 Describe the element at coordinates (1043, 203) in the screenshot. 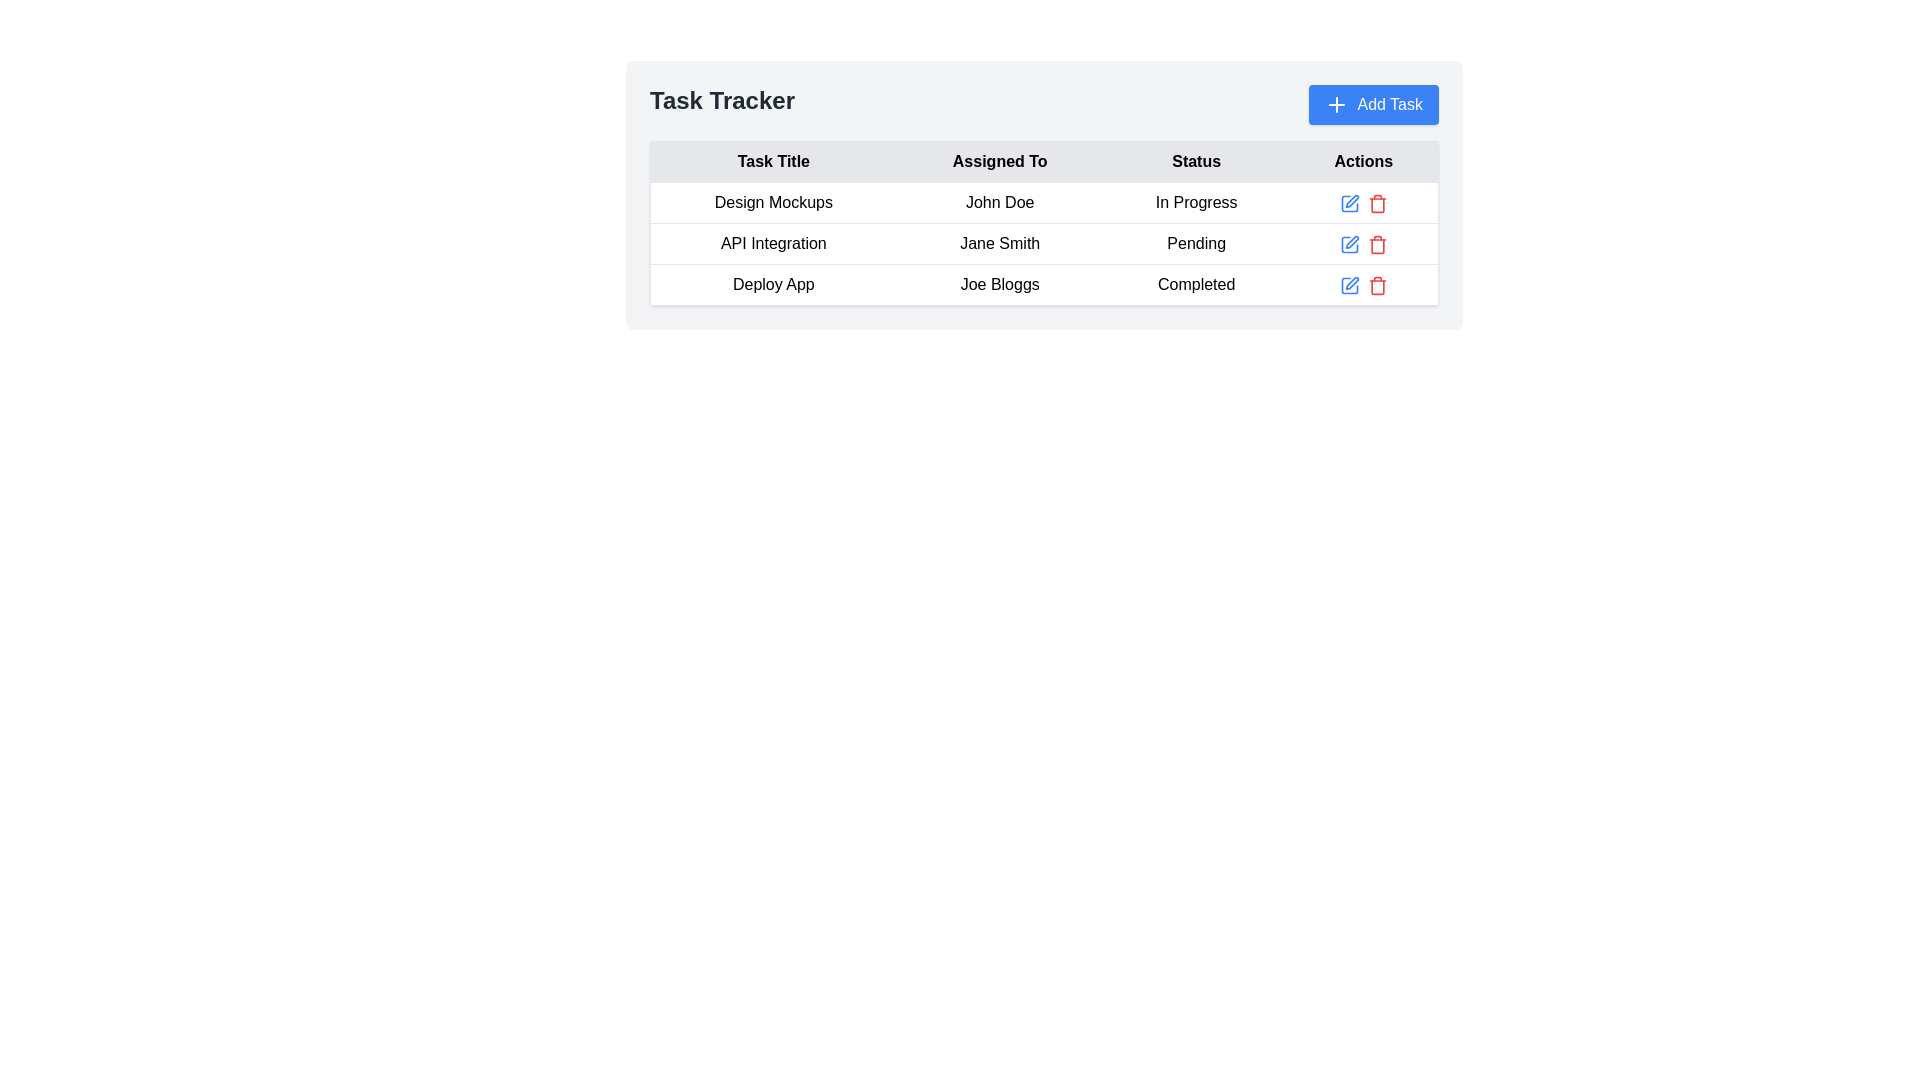

I see `the first row of the task tracker table, which displays task details including title, assignee, status, and actions` at that location.